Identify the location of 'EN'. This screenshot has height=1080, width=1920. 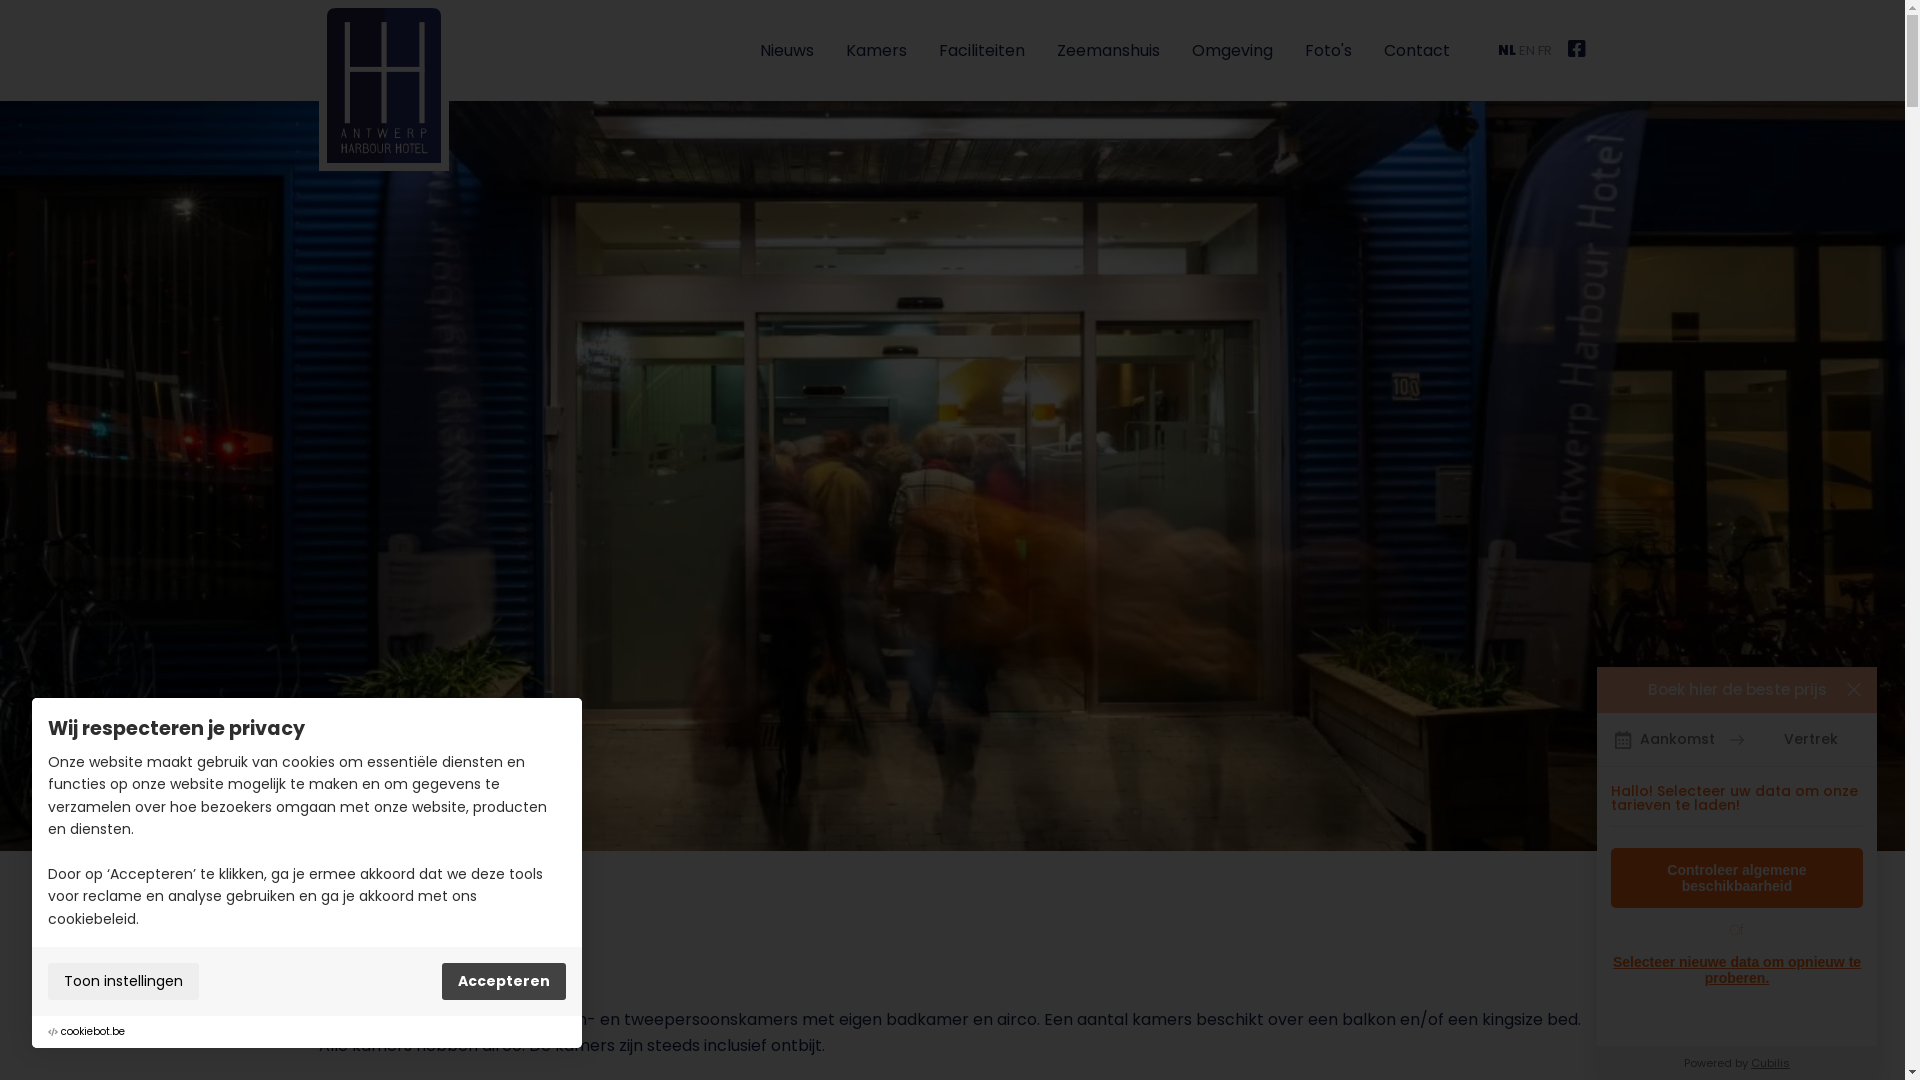
(1525, 48).